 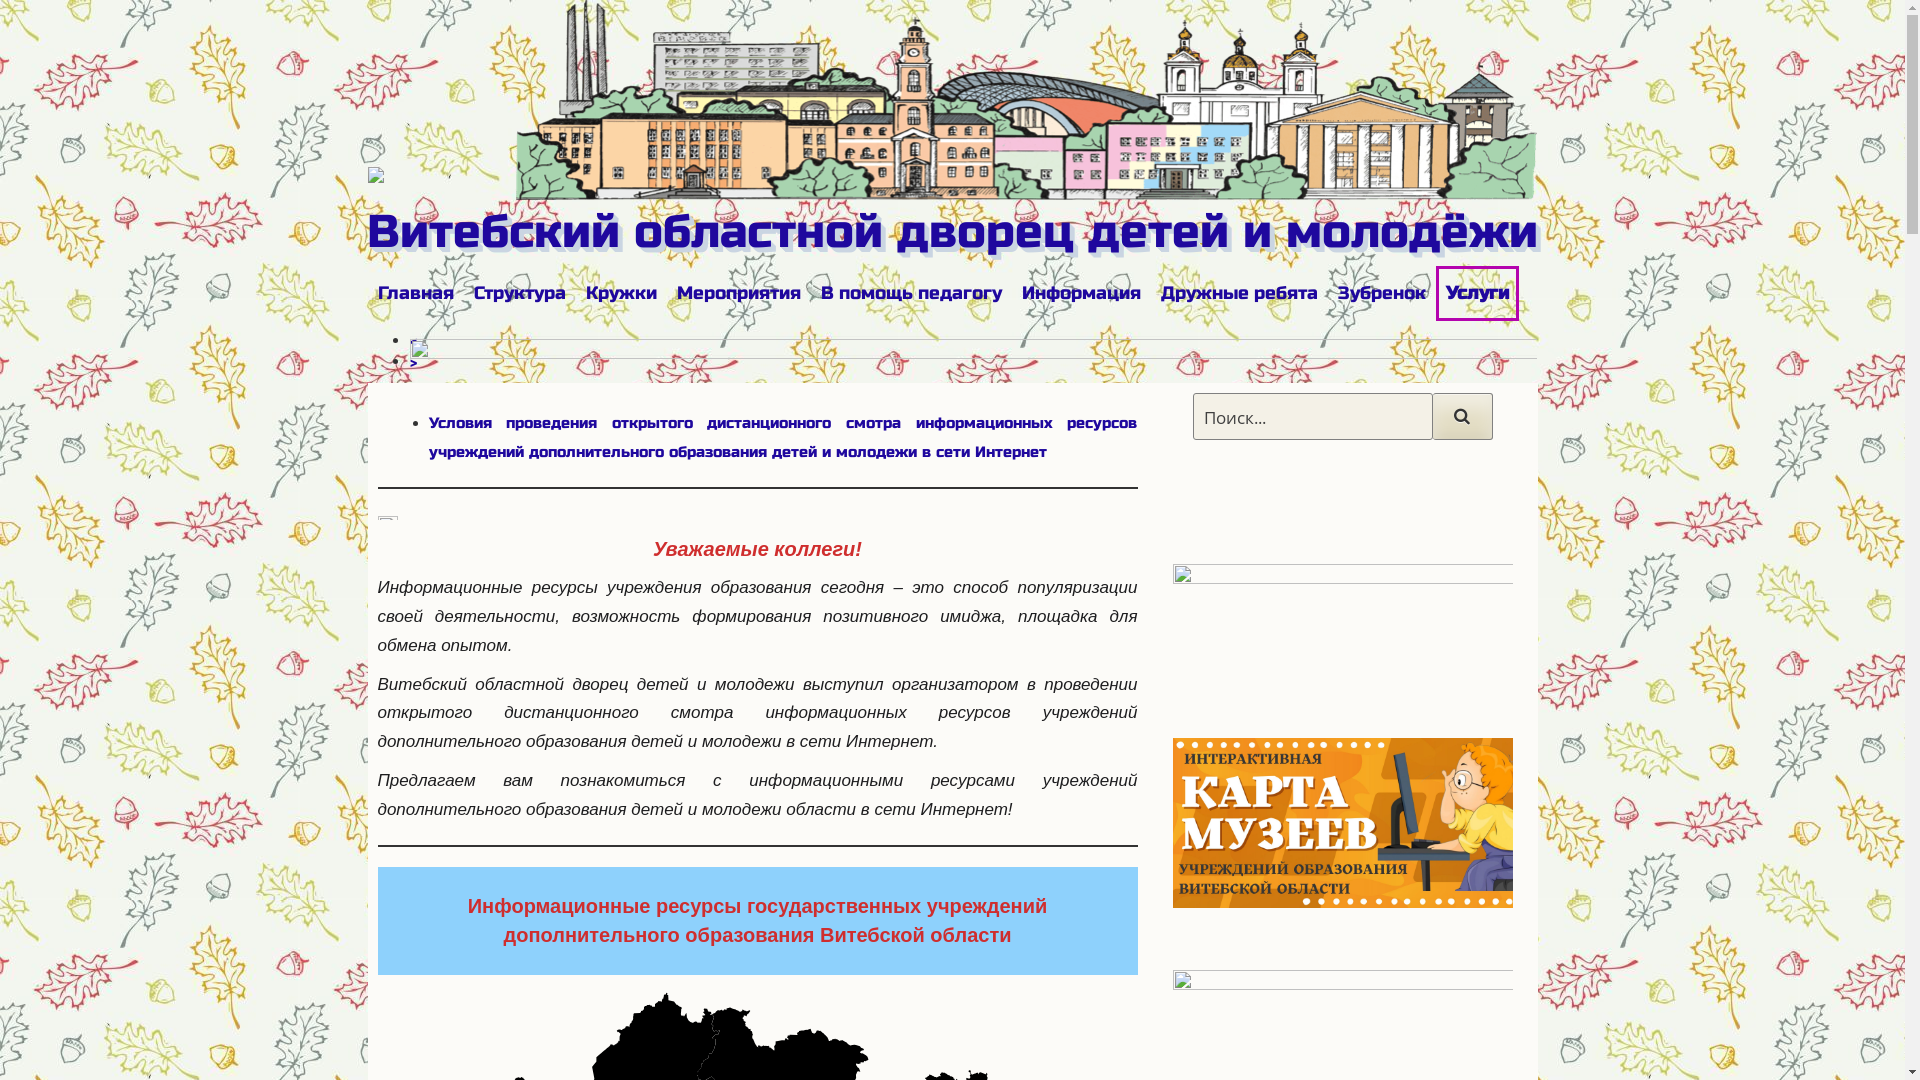 What do you see at coordinates (408, 362) in the screenshot?
I see `'>'` at bounding box center [408, 362].